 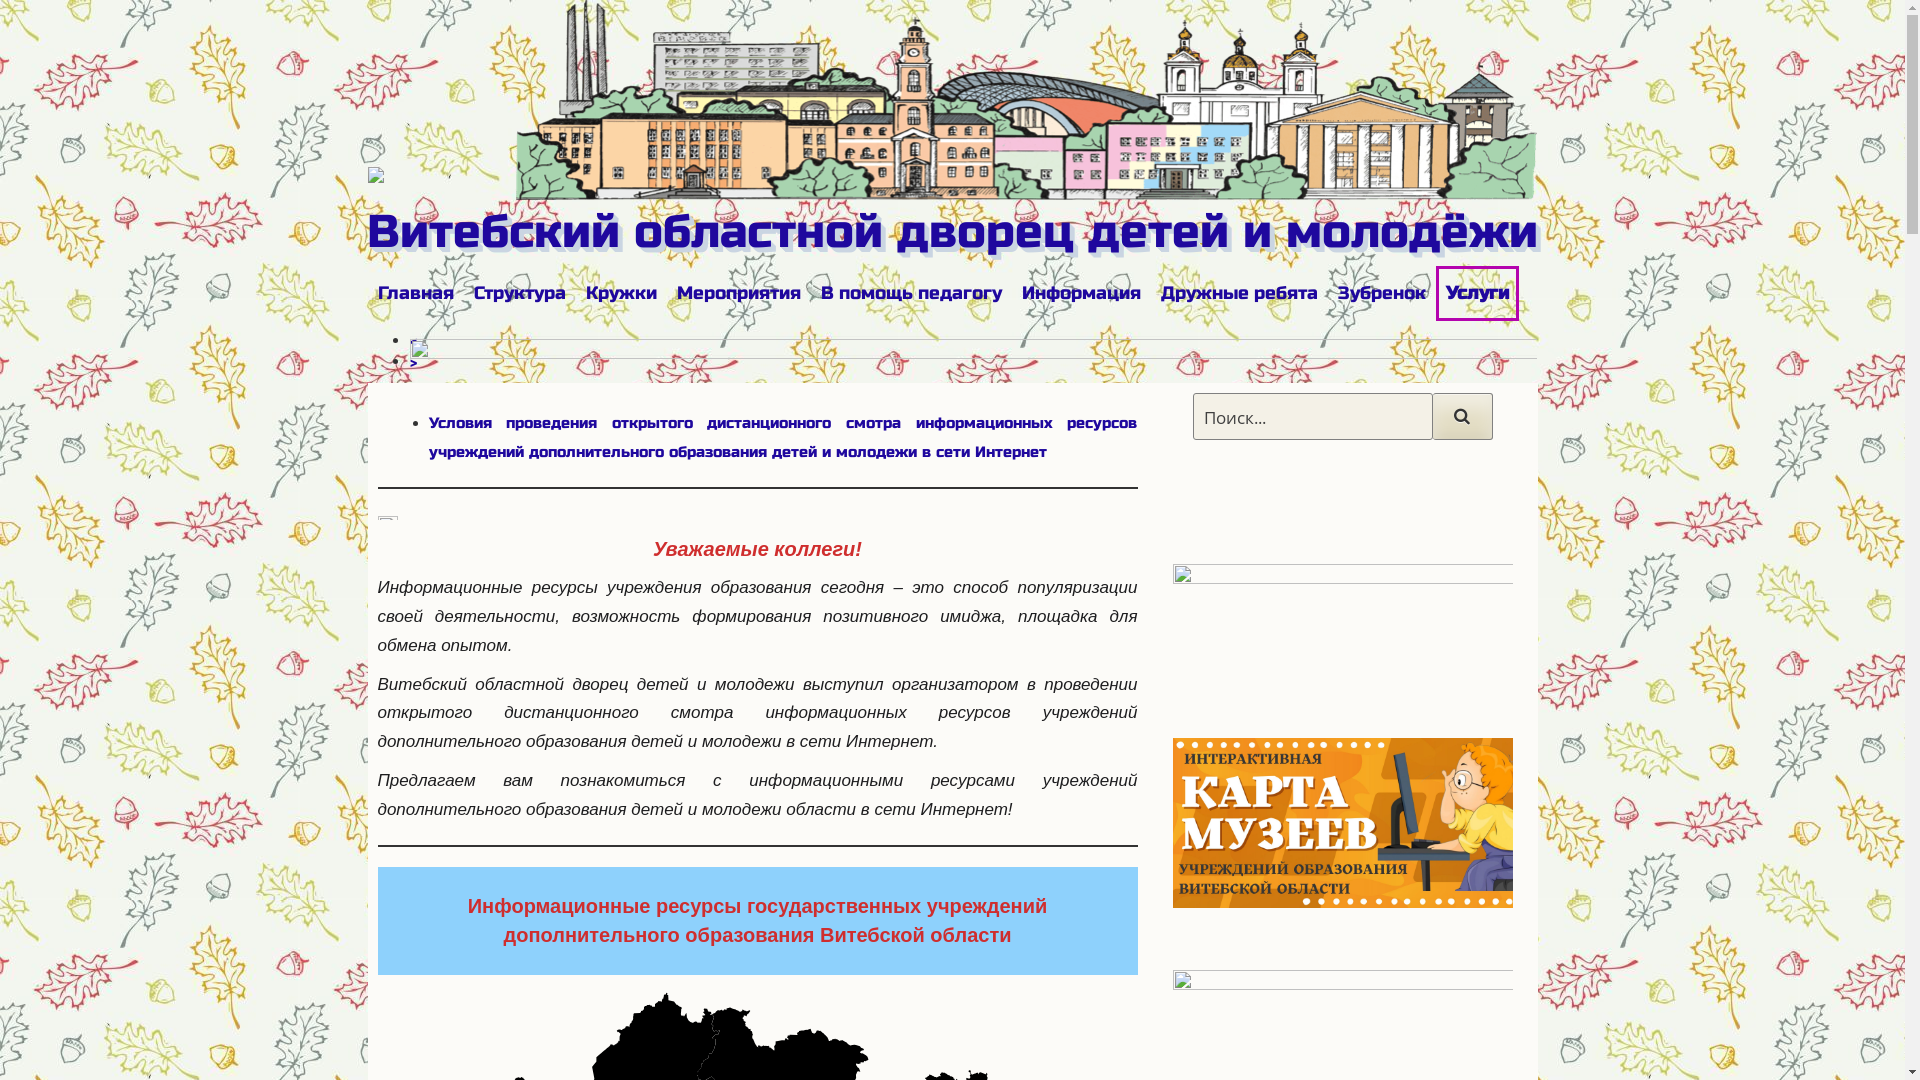 What do you see at coordinates (408, 362) in the screenshot?
I see `'>'` at bounding box center [408, 362].